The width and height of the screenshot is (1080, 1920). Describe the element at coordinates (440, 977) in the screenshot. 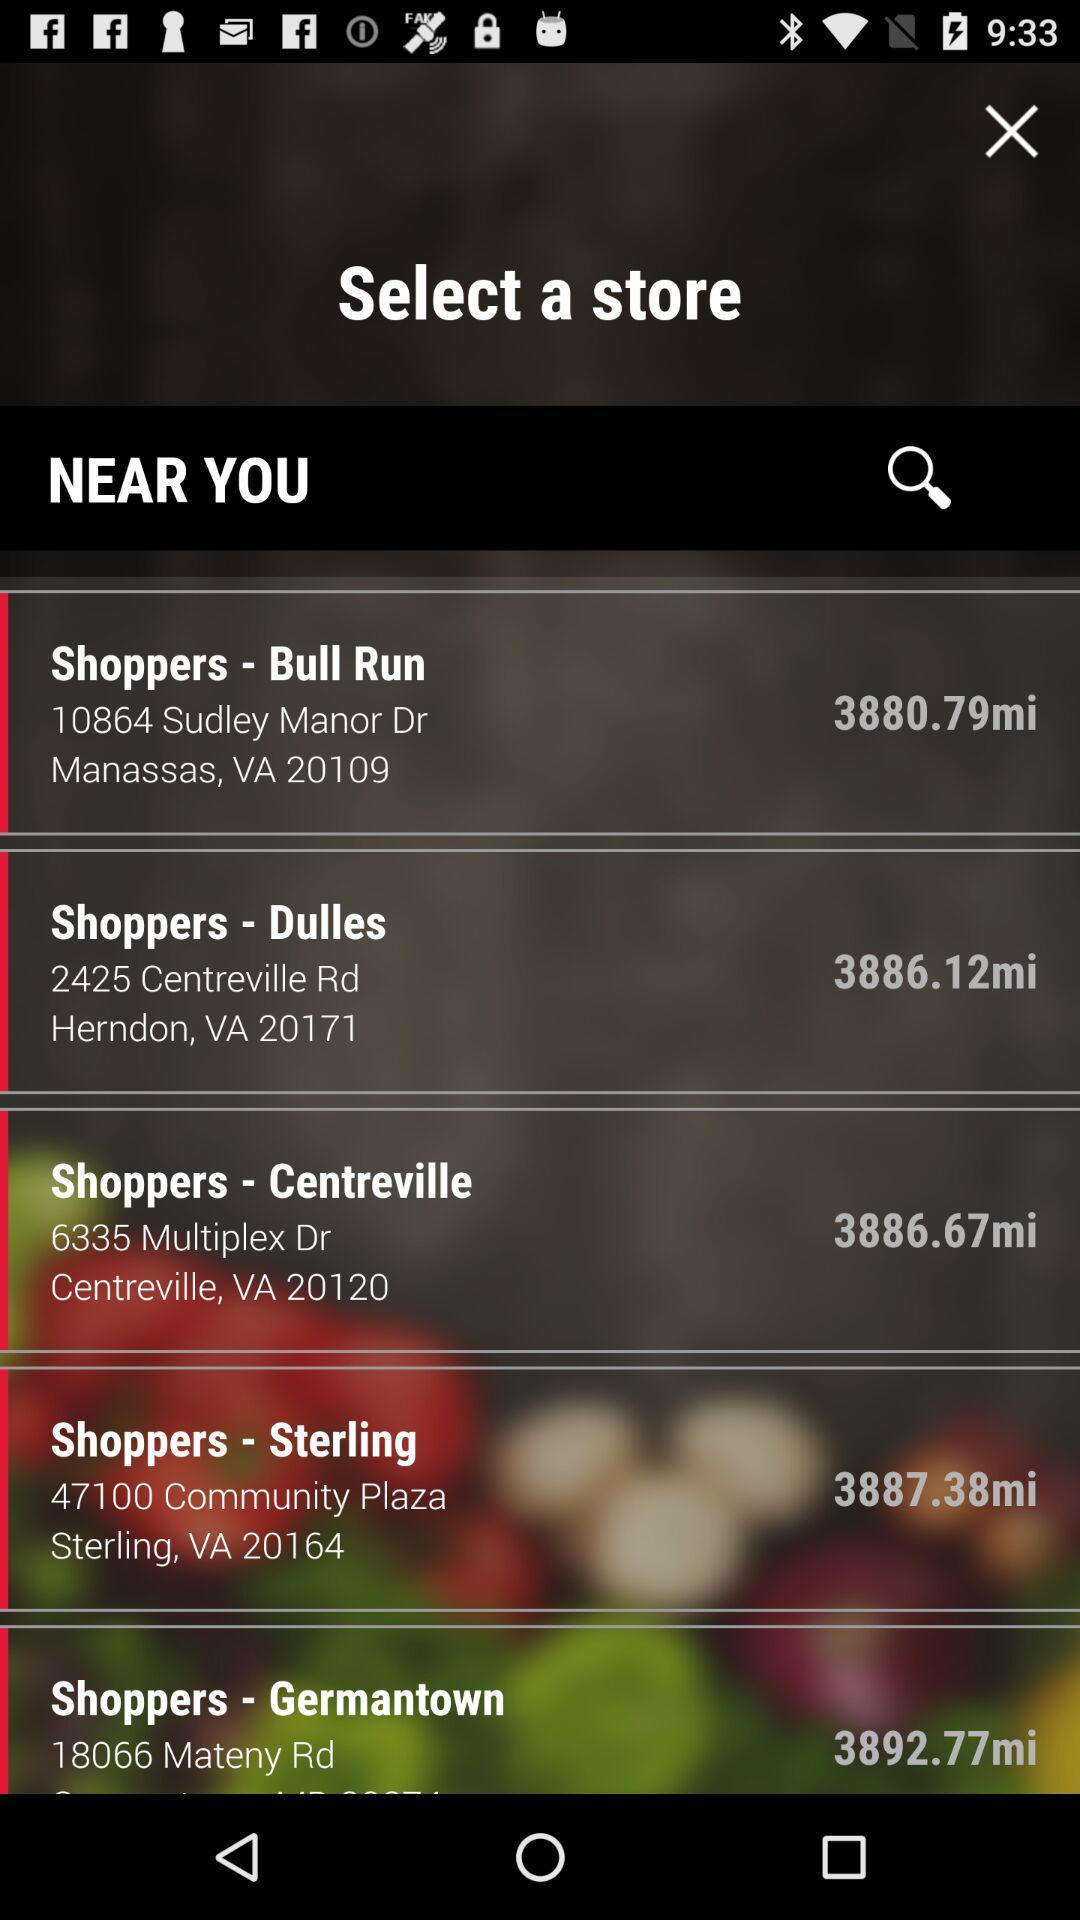

I see `2425 centreville rd item` at that location.